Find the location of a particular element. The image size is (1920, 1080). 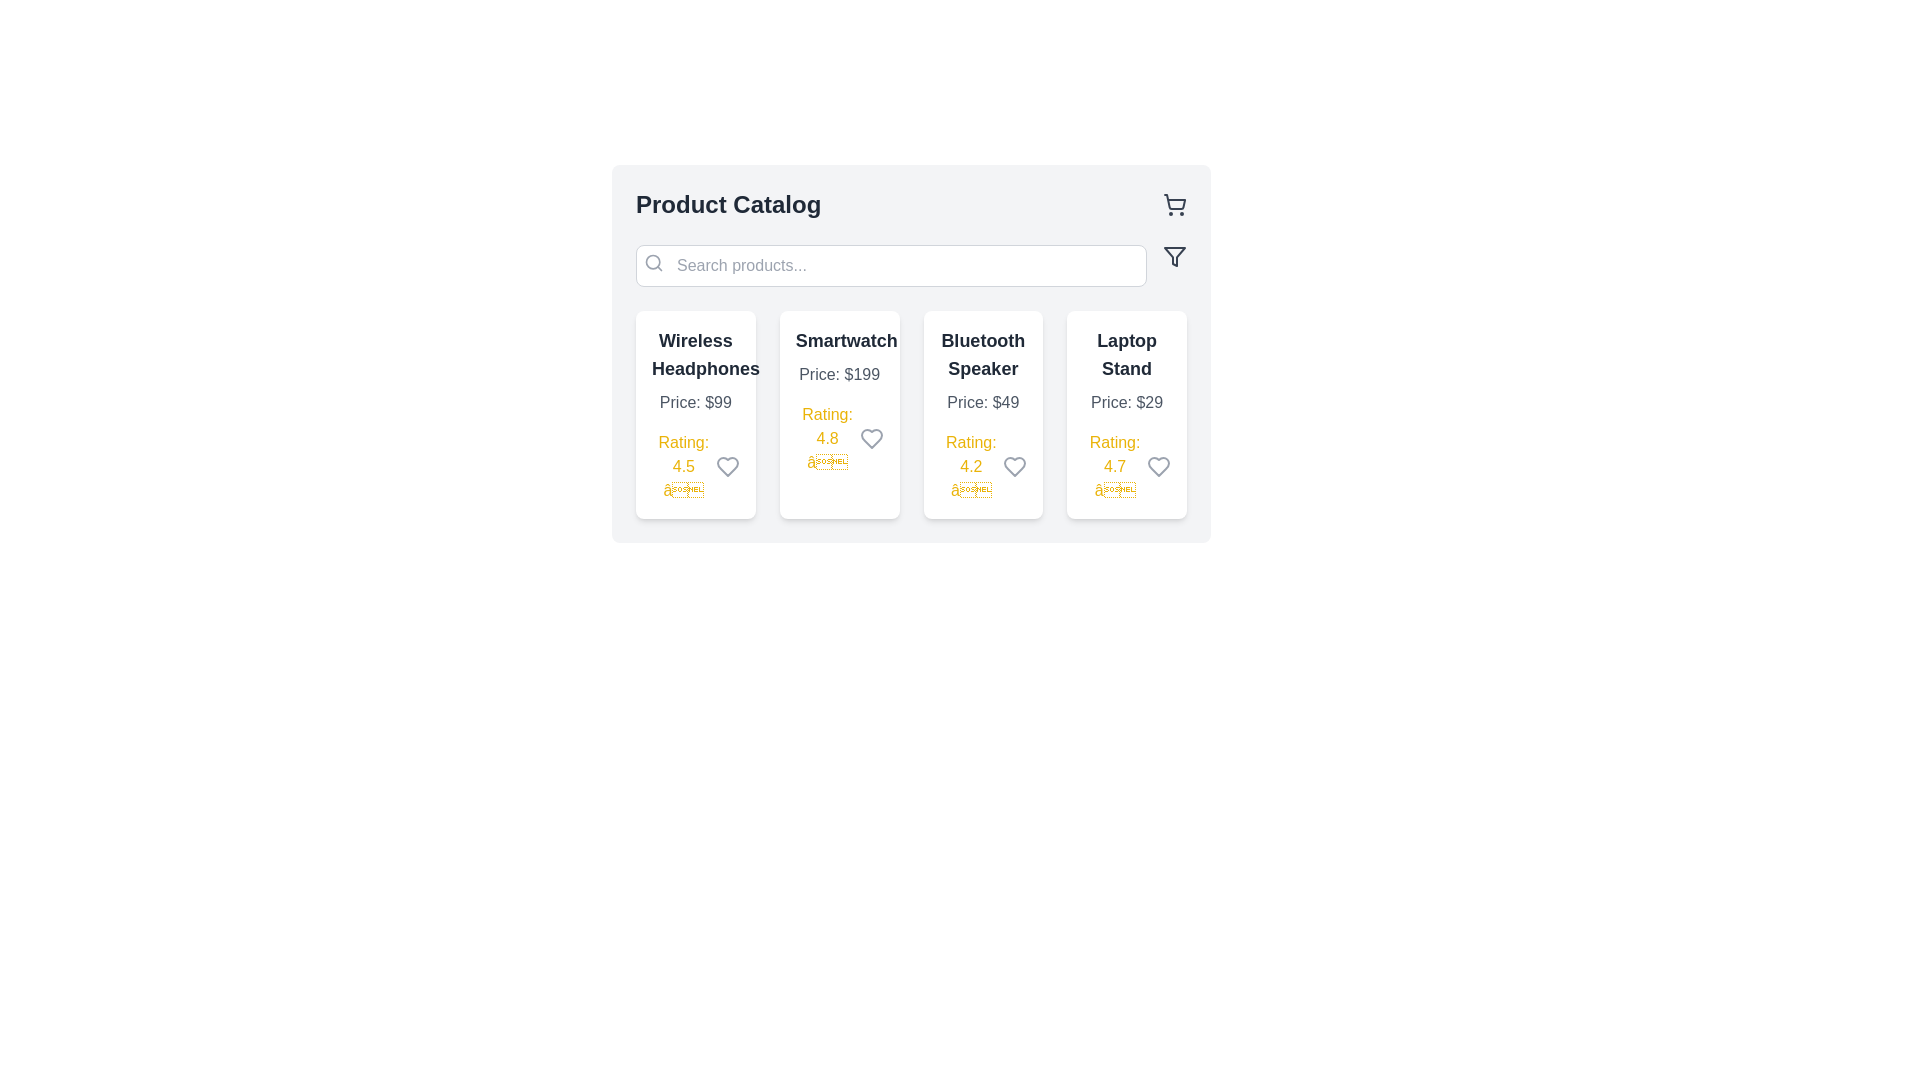

the magnifying glass search icon located inside the search input field of the 'Product Catalog' panel is located at coordinates (653, 261).